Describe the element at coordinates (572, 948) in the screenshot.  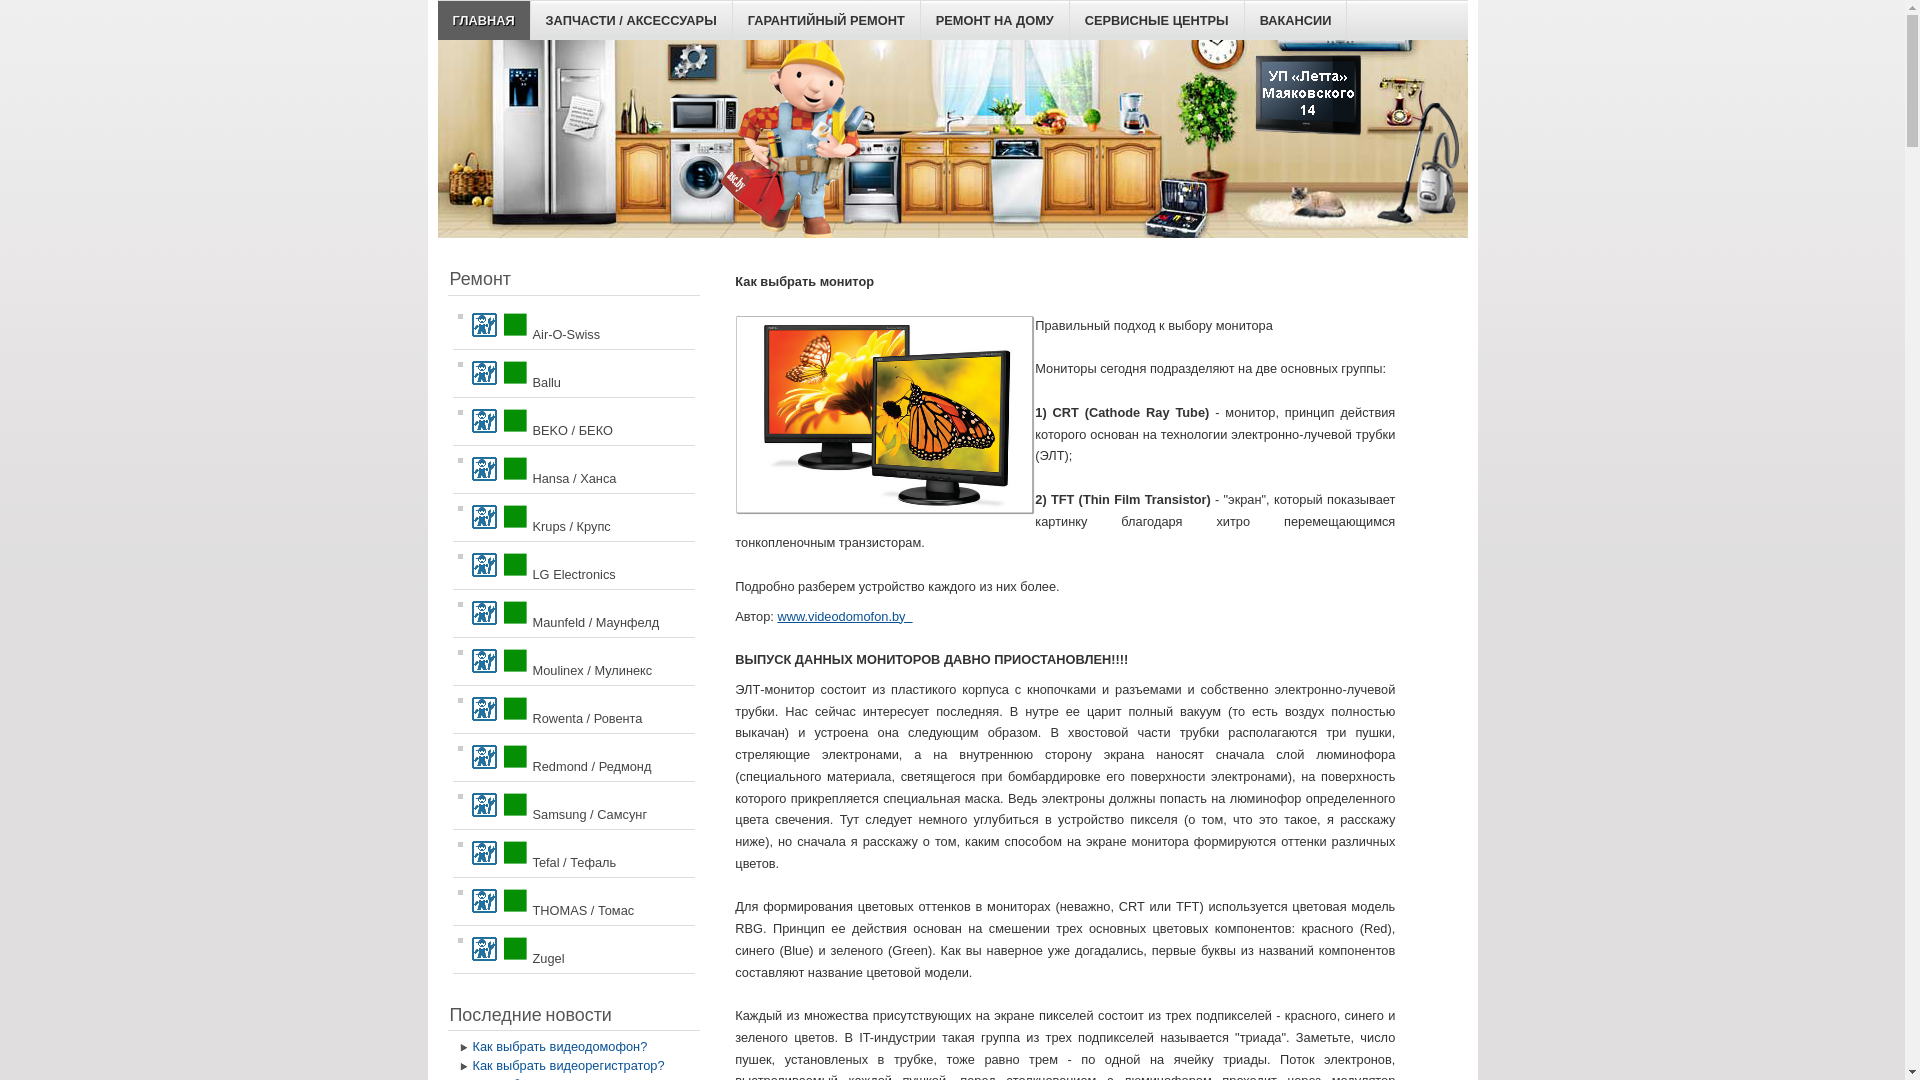
I see `'Zugel'` at that location.